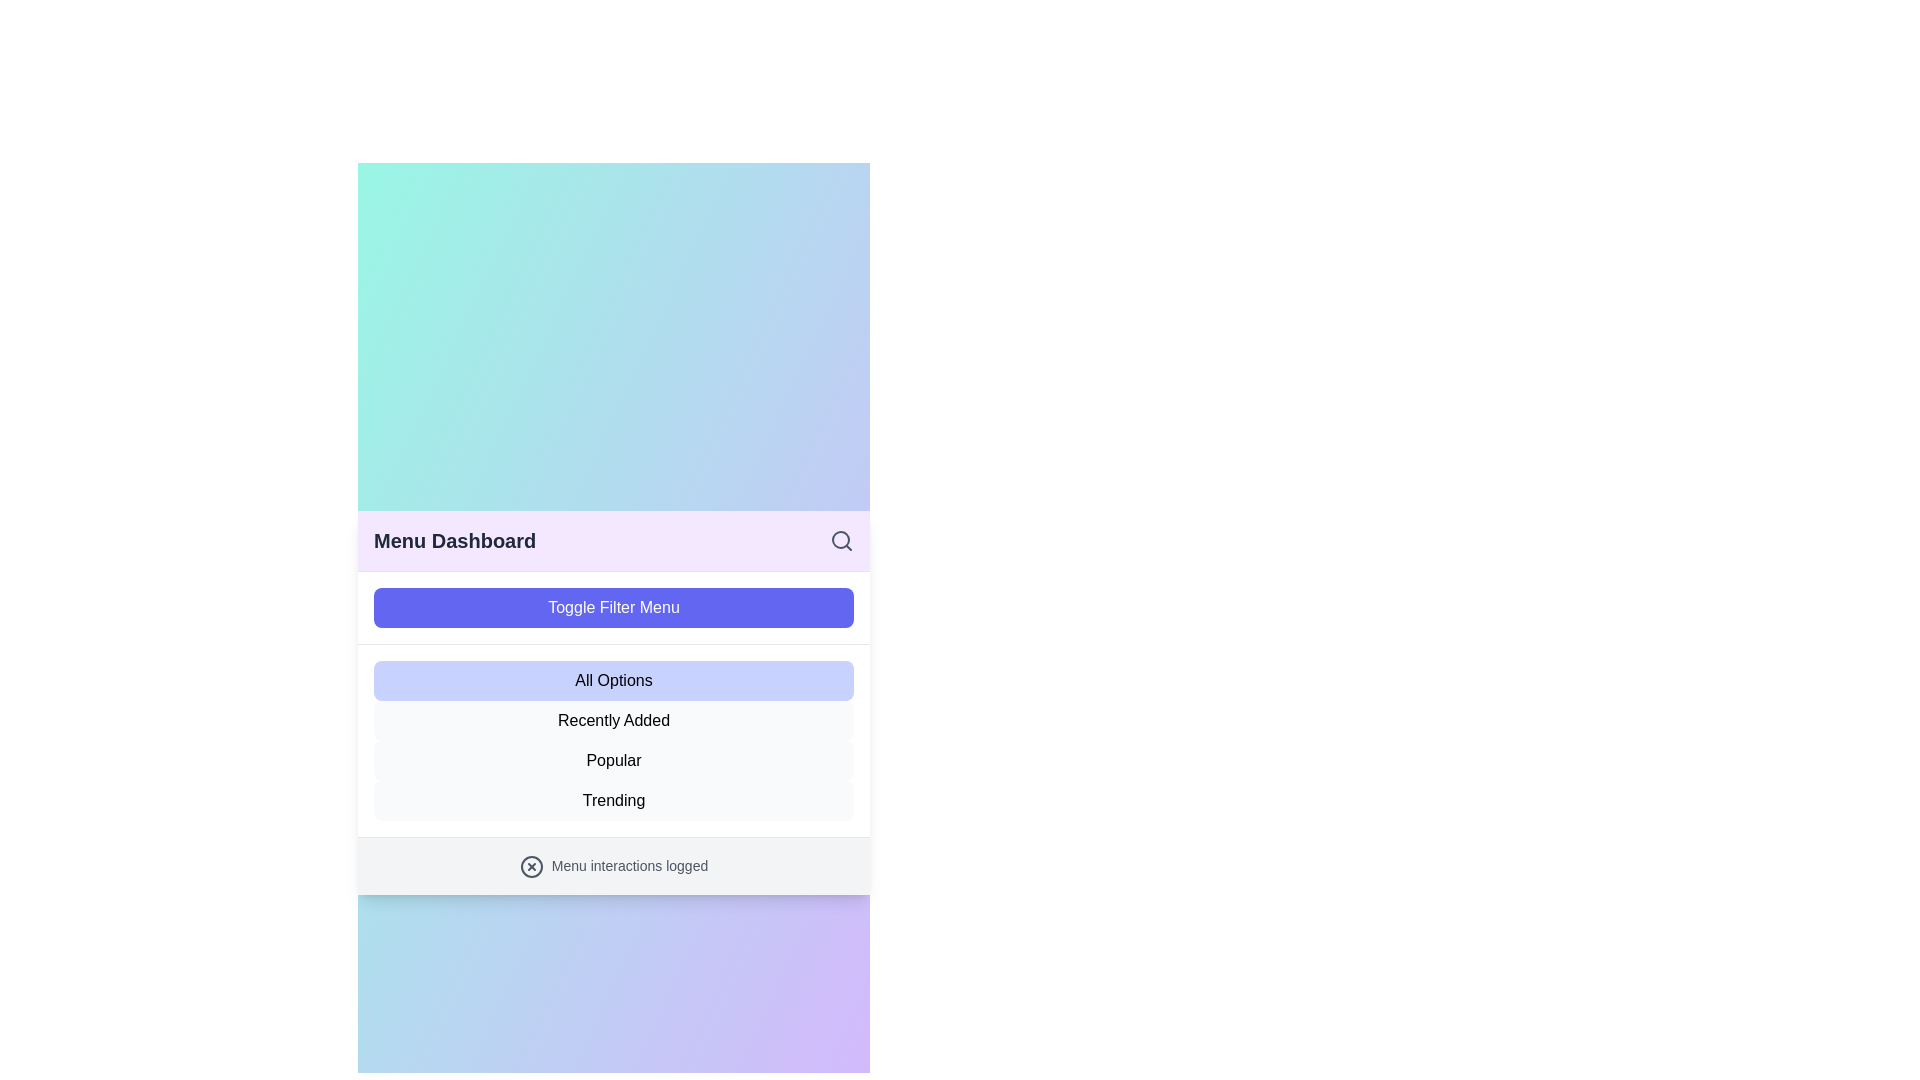  Describe the element at coordinates (613, 721) in the screenshot. I see `the menu option Recently Added from the list` at that location.